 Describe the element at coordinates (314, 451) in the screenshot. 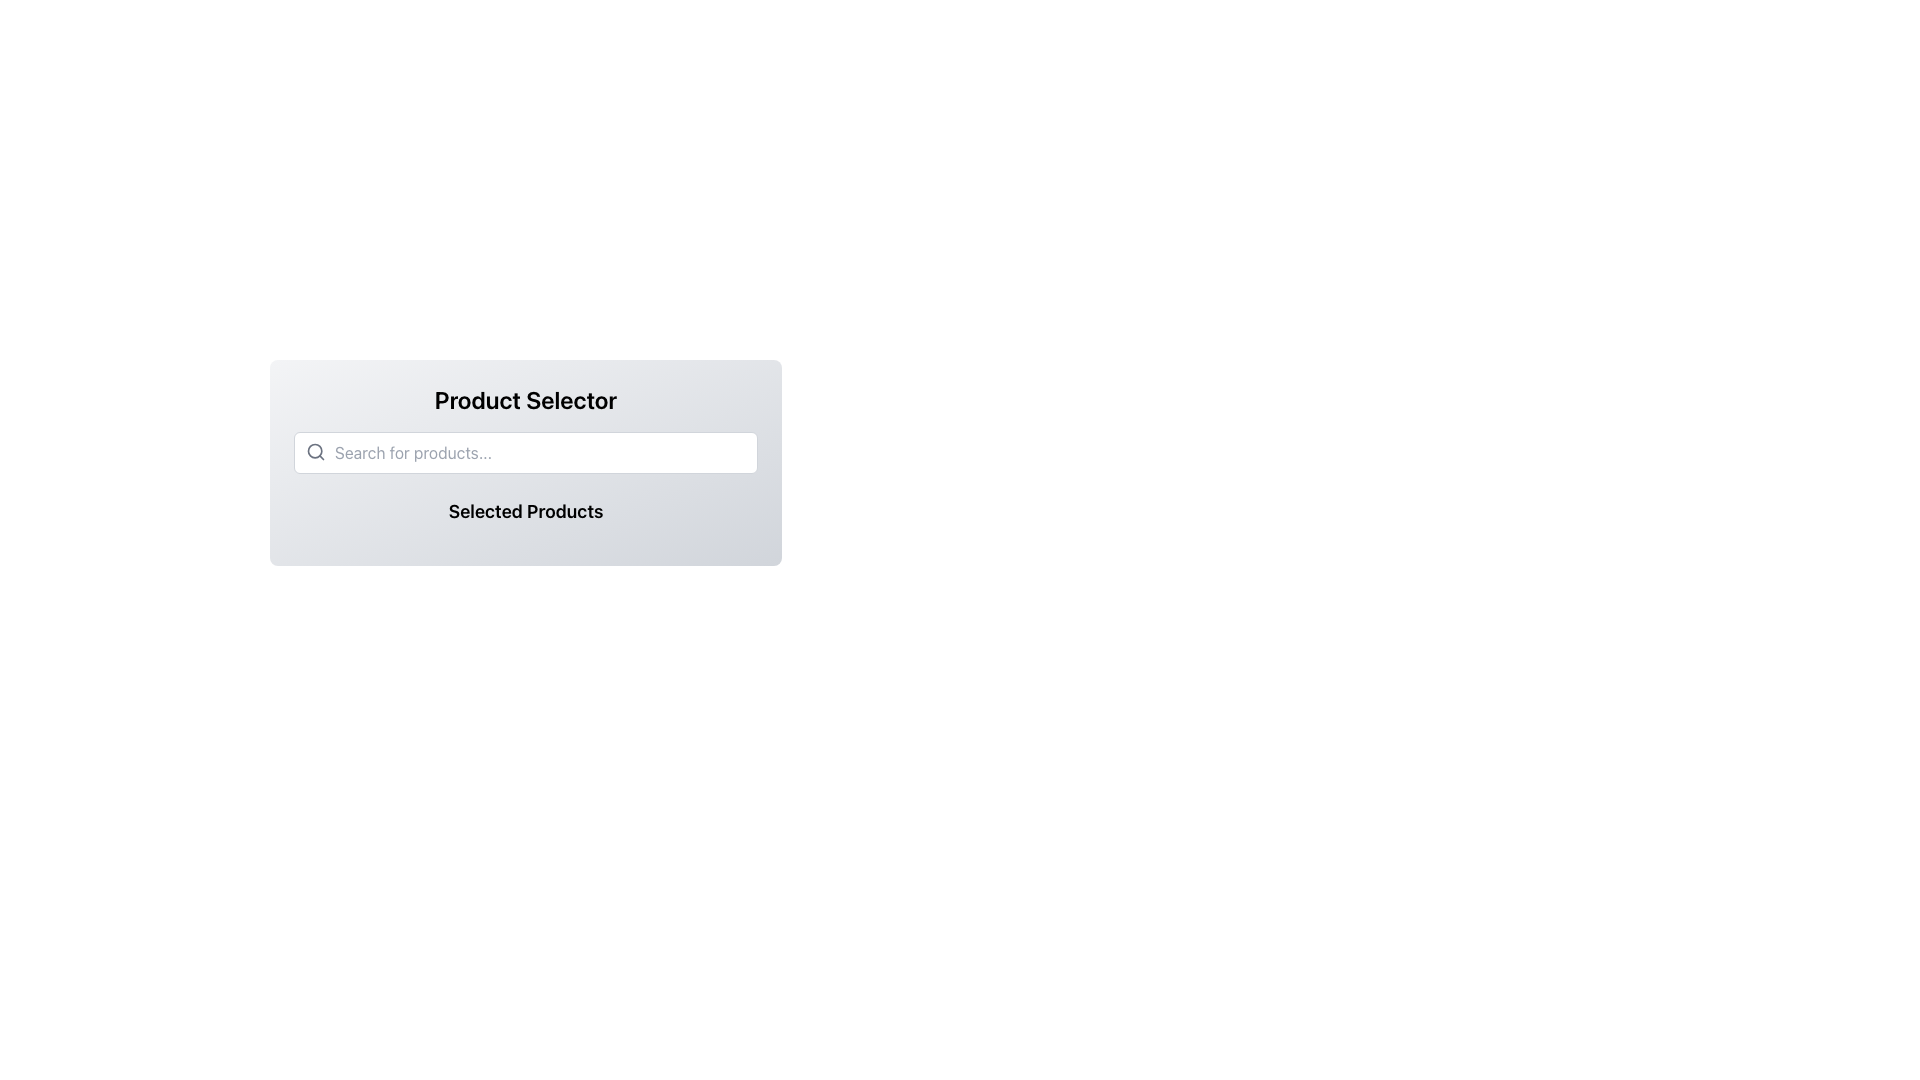

I see `the circular component of the magnifying glass icon located to the left of the search bar text entry box` at that location.